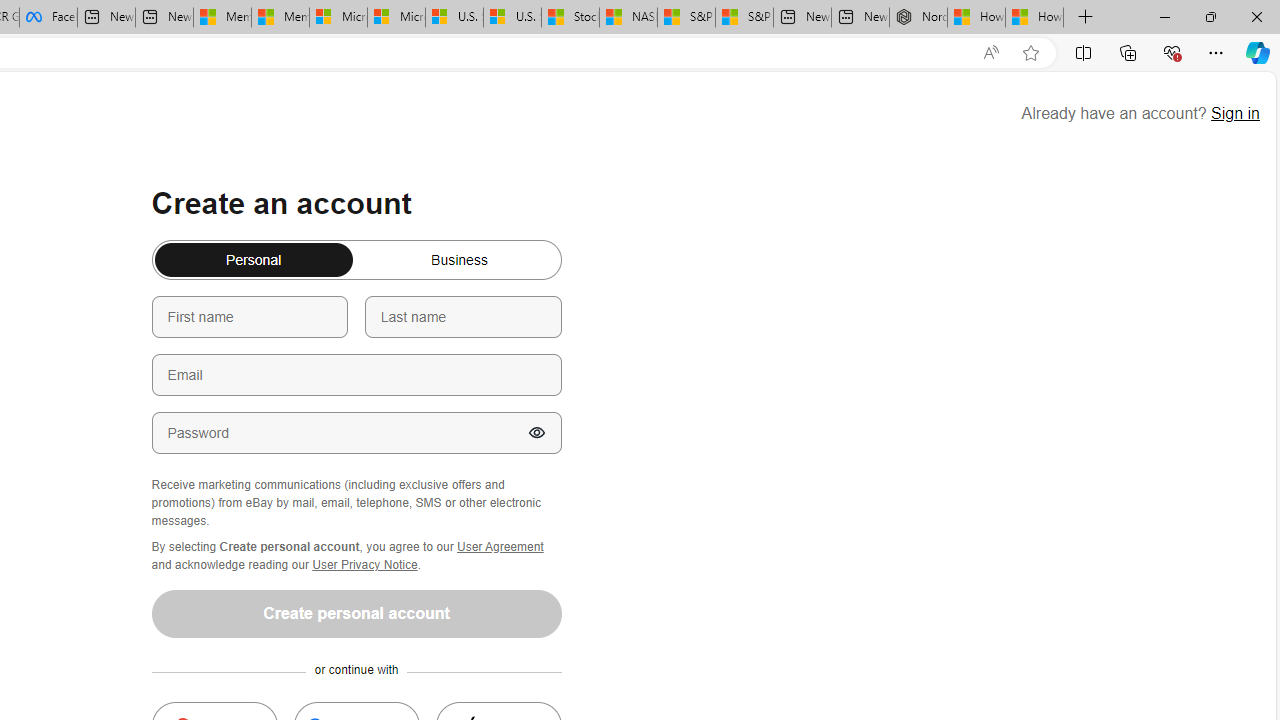 The width and height of the screenshot is (1280, 720). What do you see at coordinates (356, 612) in the screenshot?
I see `'Create personal account'` at bounding box center [356, 612].